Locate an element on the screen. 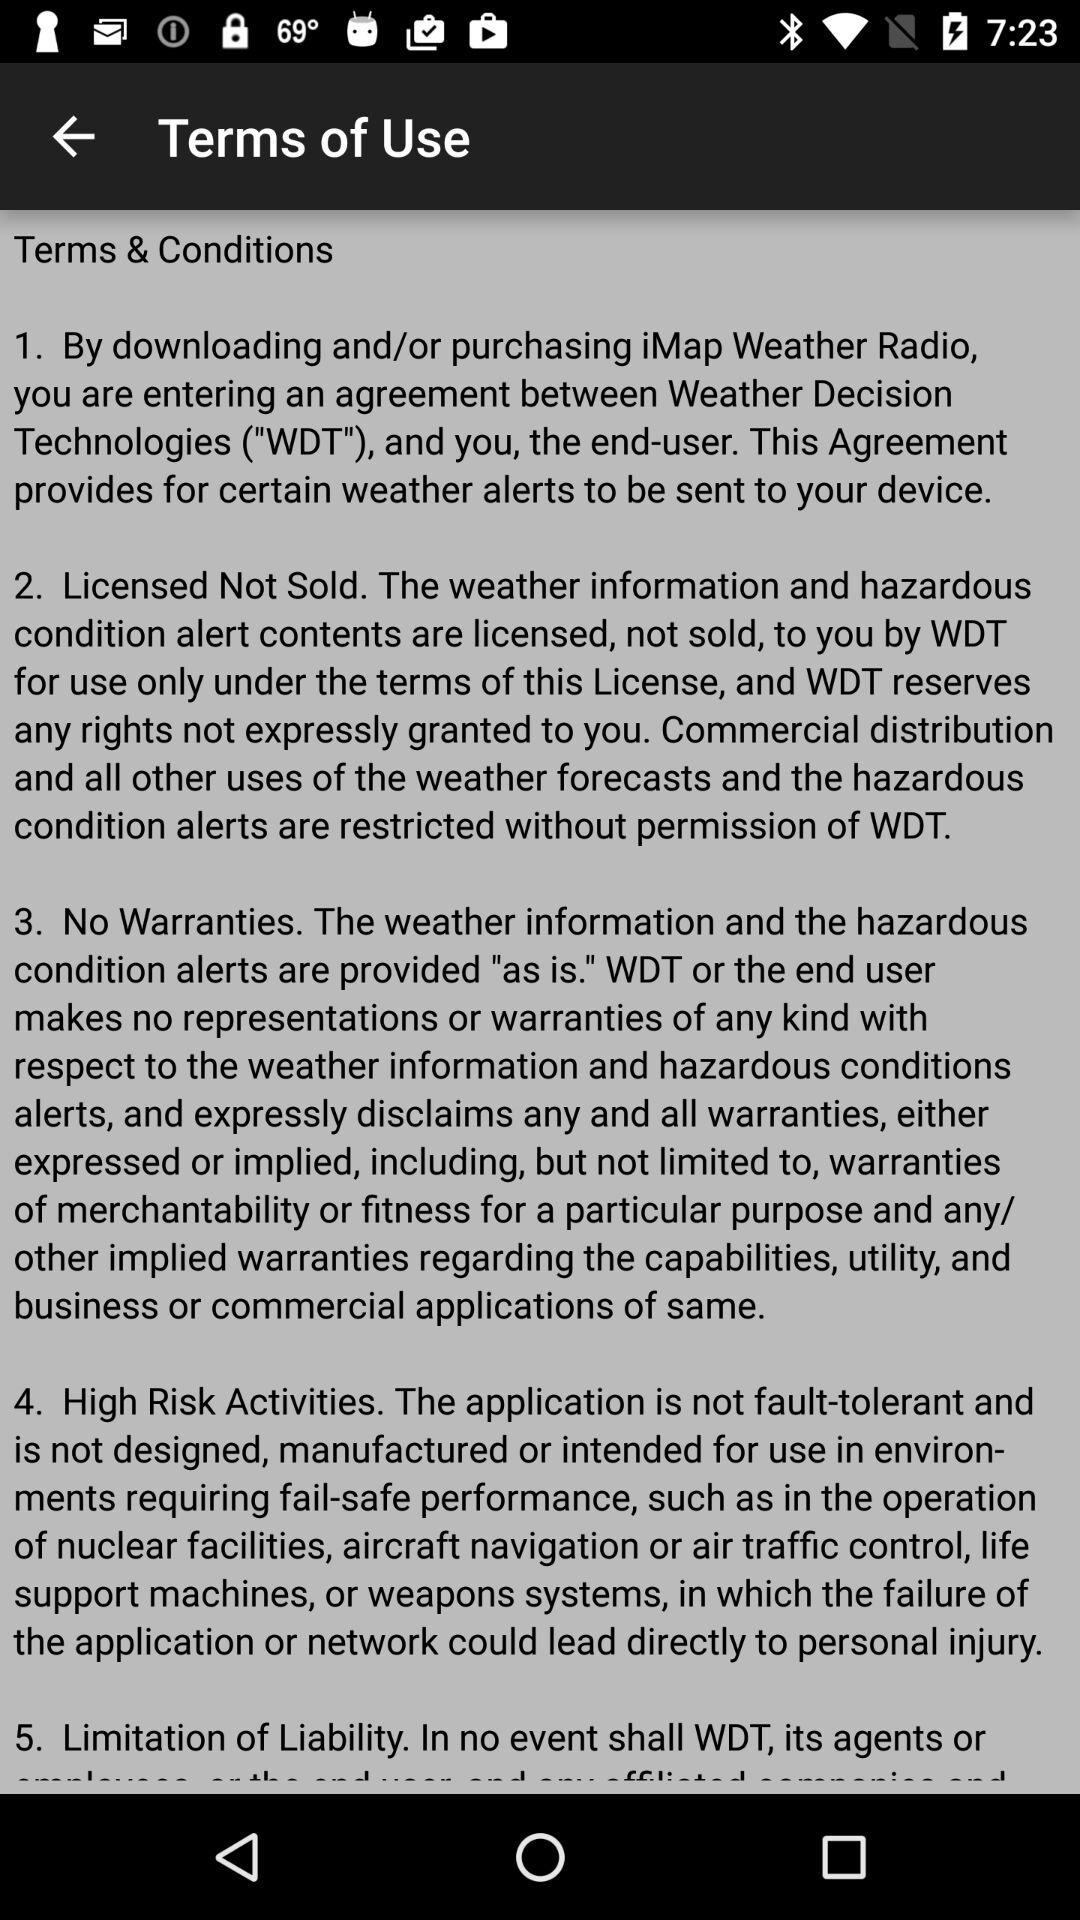 Image resolution: width=1080 pixels, height=1920 pixels. the icon at the center is located at coordinates (540, 1002).